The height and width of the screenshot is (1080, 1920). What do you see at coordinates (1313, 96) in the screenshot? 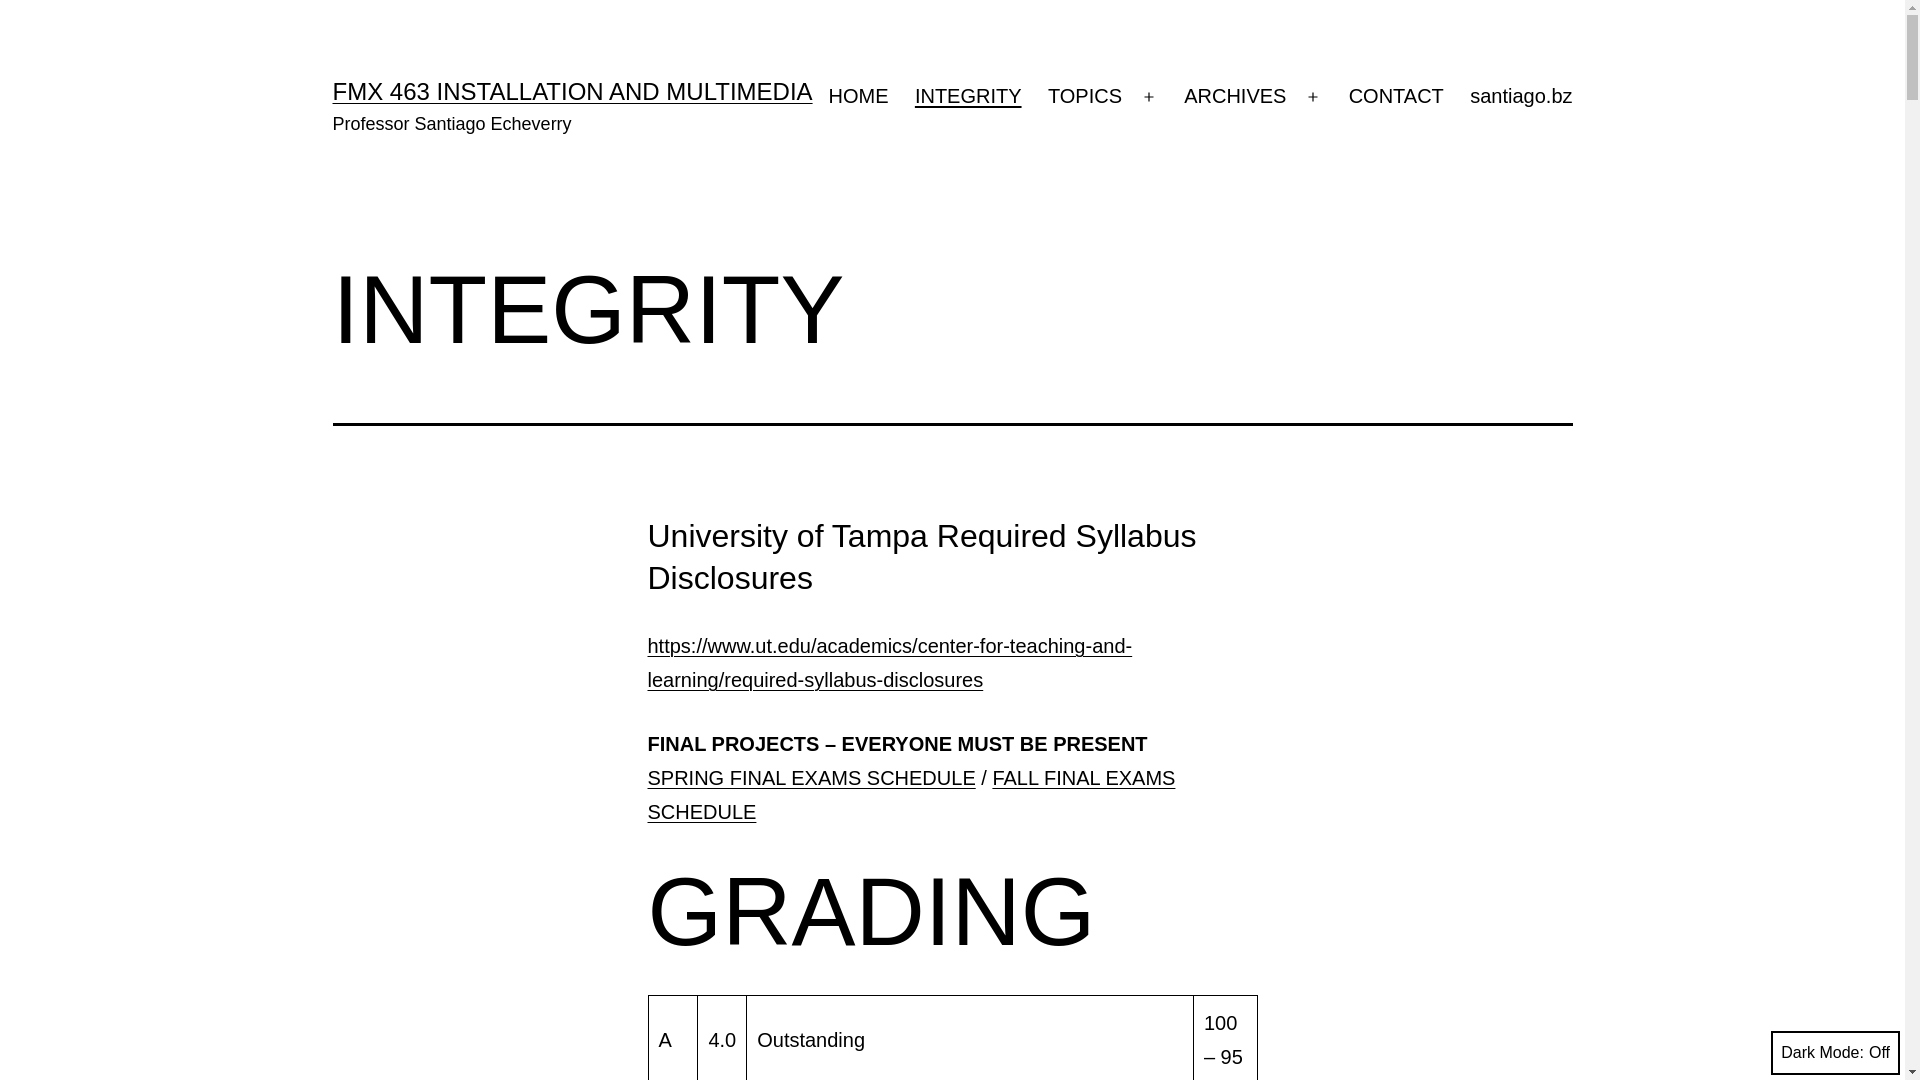
I see `'Open menu'` at bounding box center [1313, 96].